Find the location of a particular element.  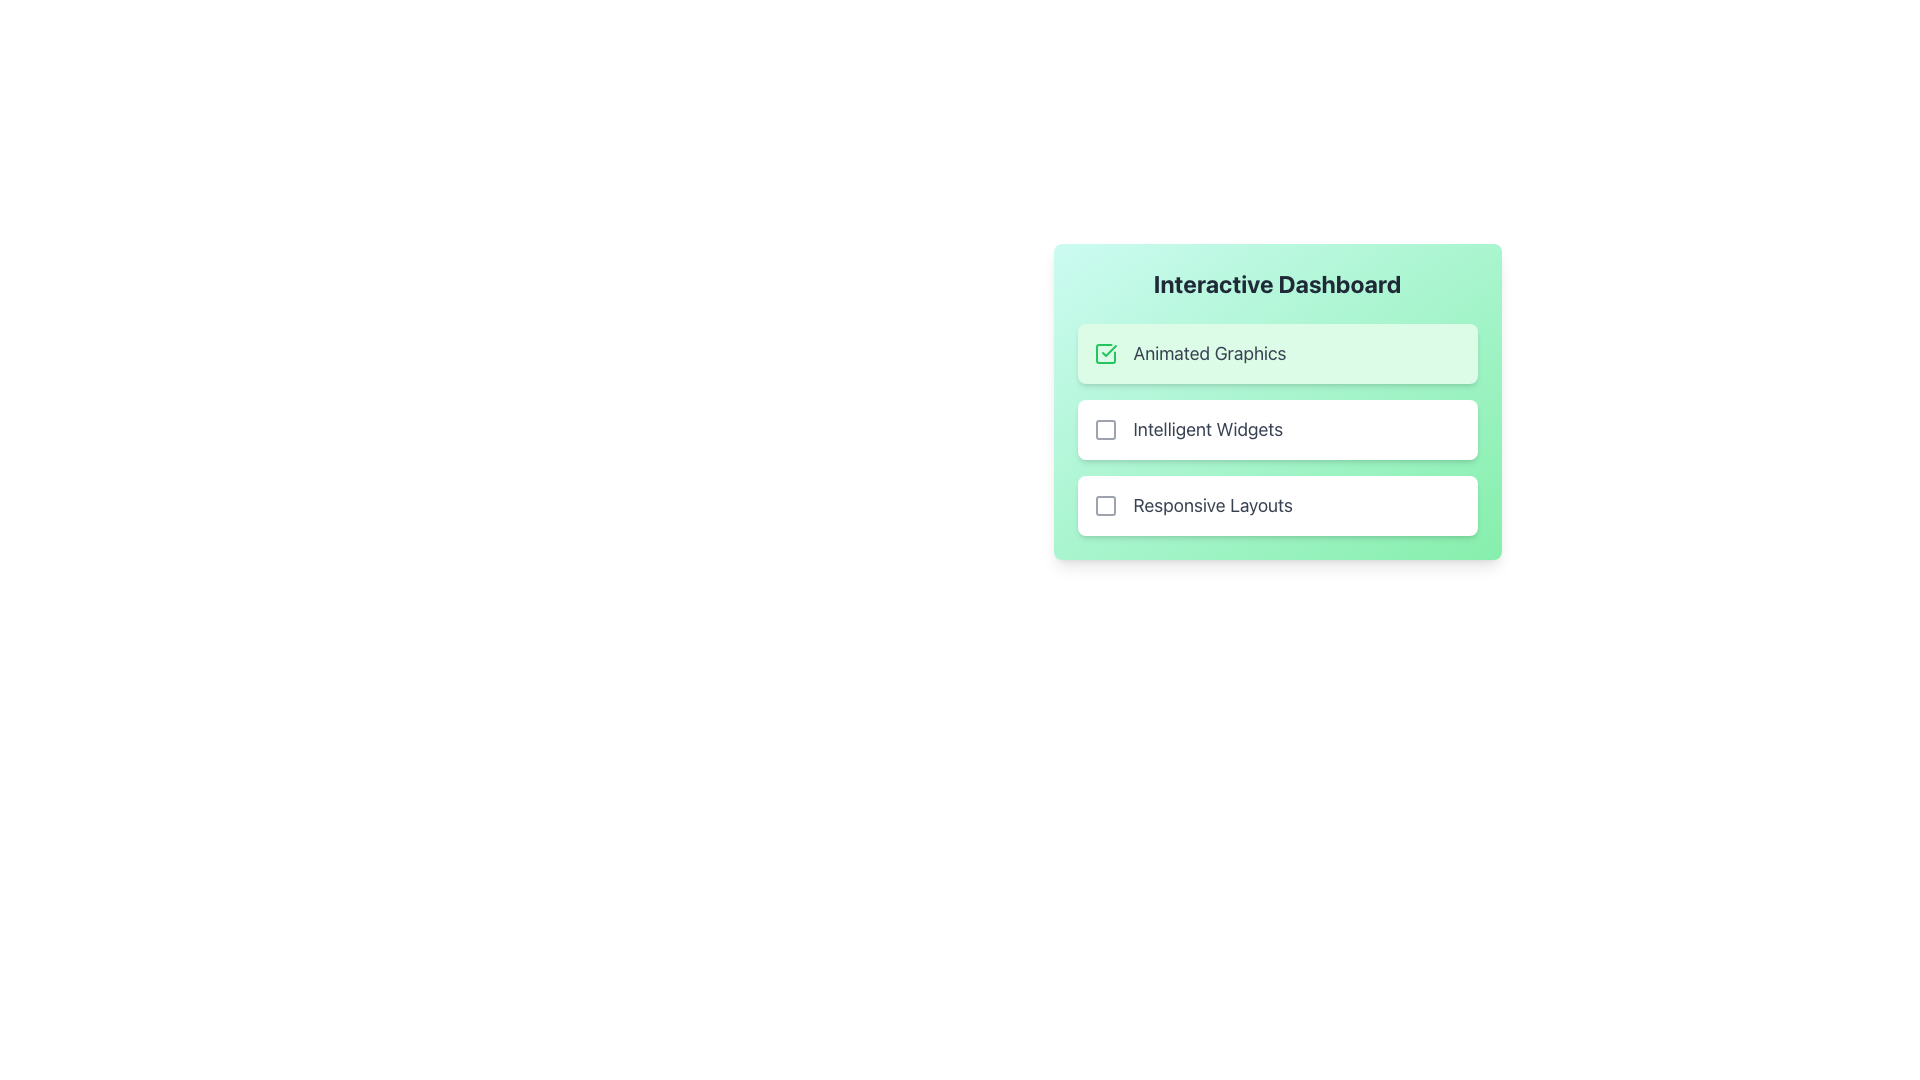

the checkbox indicator for the 'Responsive Layouts' option in the checkbox group to trigger additional effects is located at coordinates (1104, 504).